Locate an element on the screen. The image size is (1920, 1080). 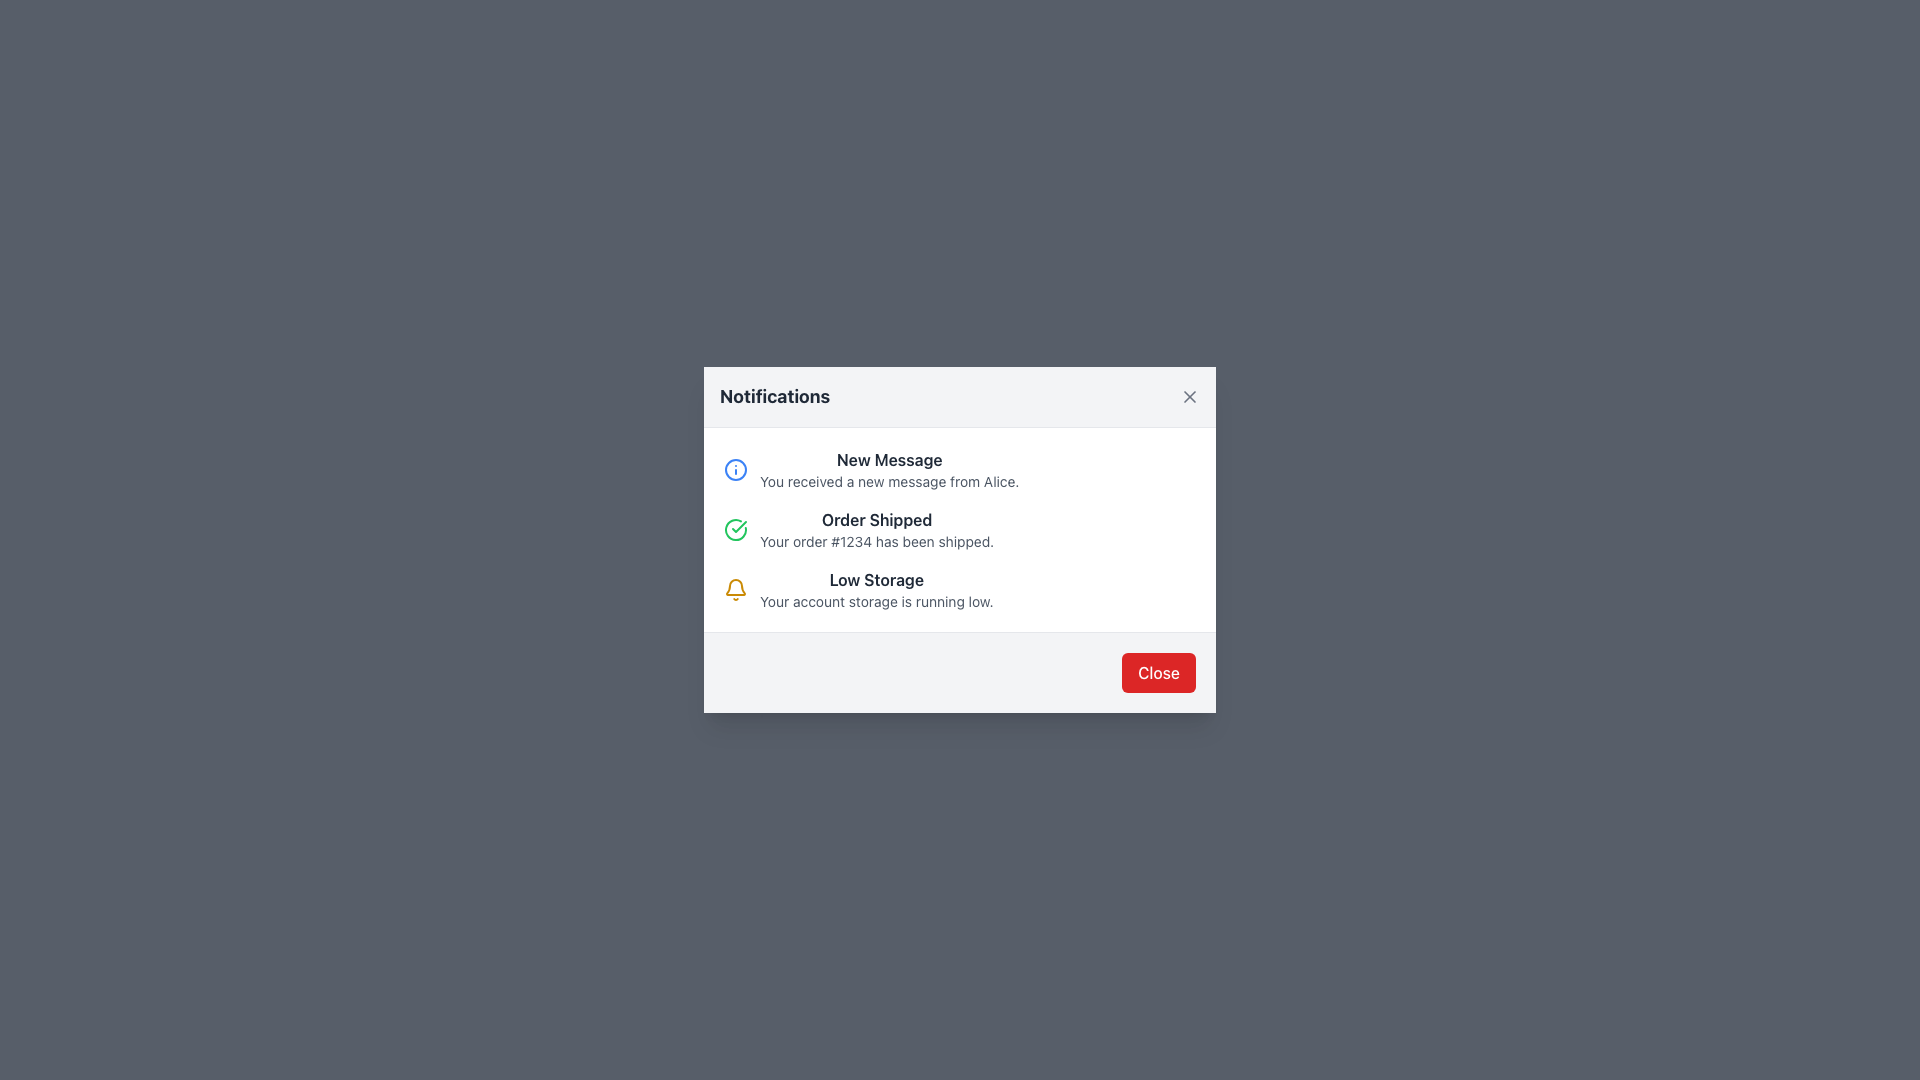
text label 'Order Shipped' which is styled in bold dark gray font and located in the second notification entry of the notification card is located at coordinates (877, 519).